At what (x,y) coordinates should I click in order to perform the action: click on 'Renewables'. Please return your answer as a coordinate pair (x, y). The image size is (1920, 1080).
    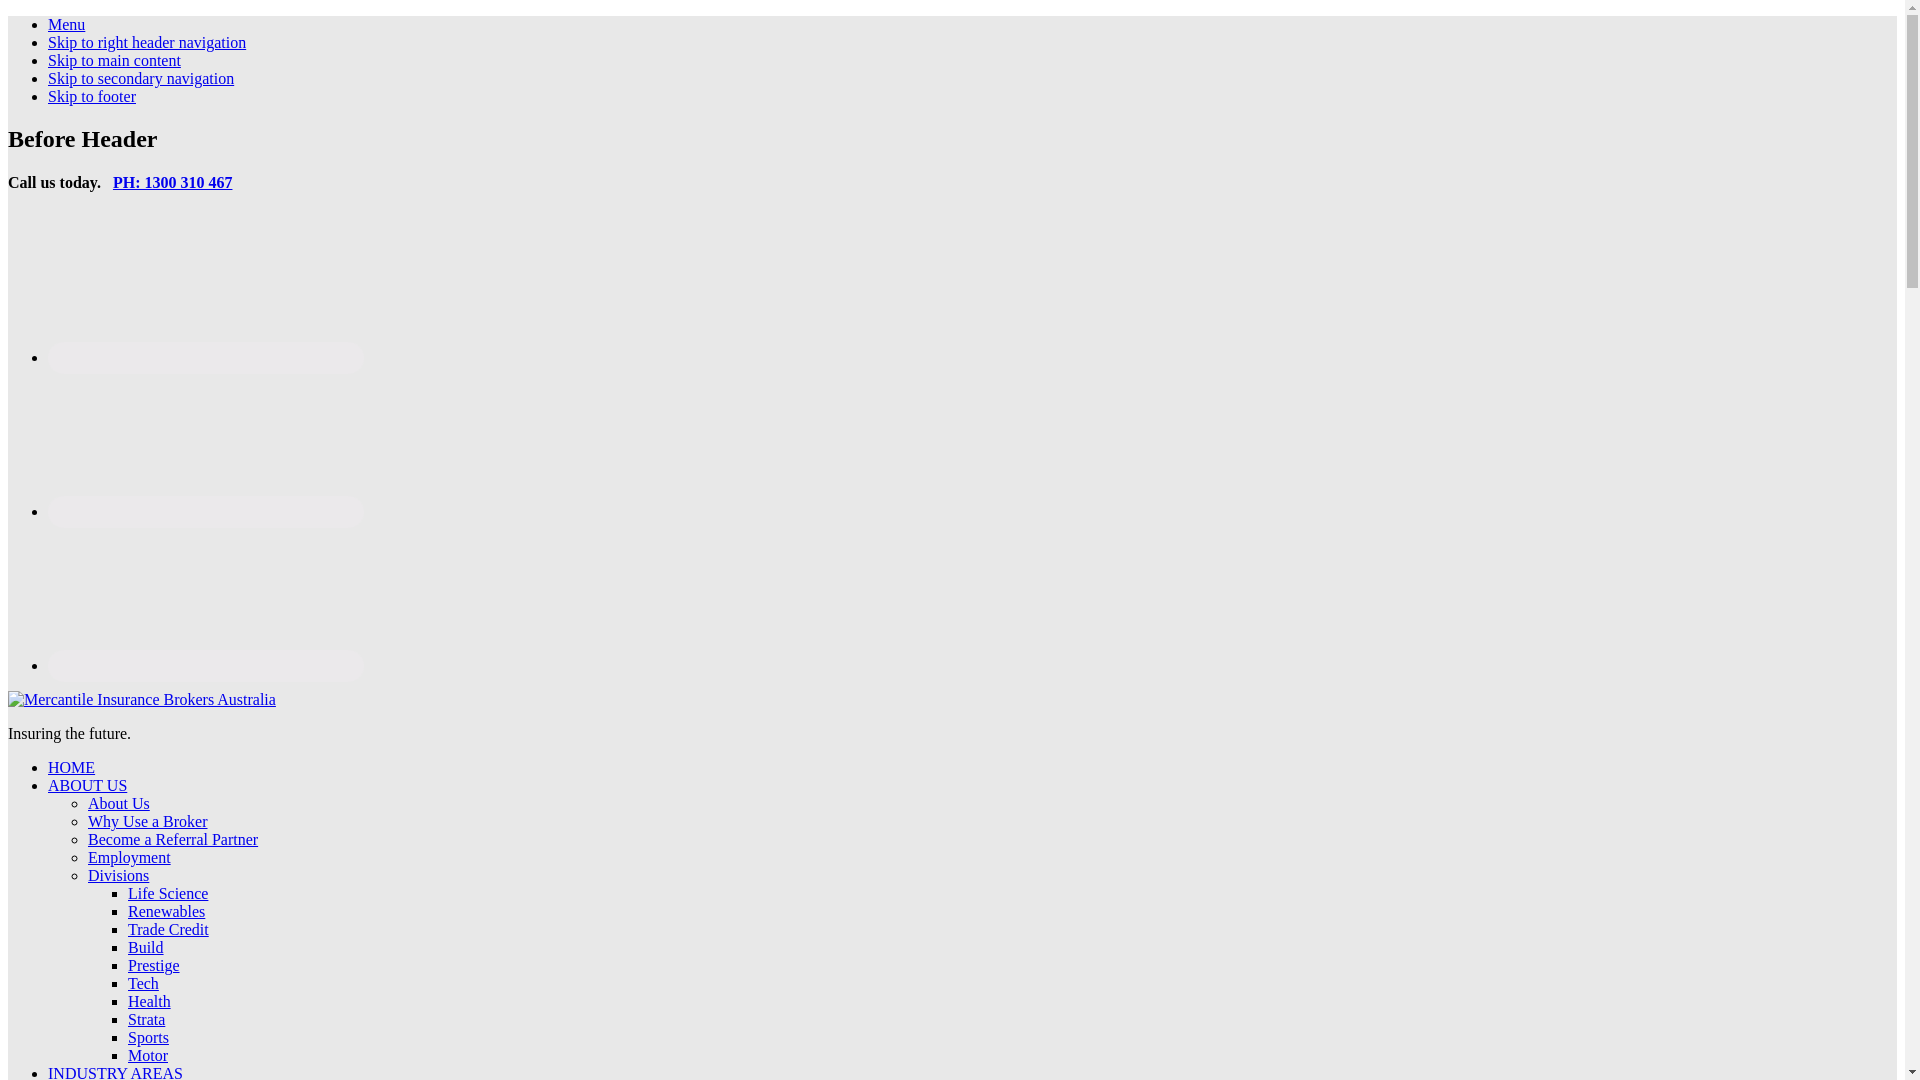
    Looking at the image, I should click on (127, 911).